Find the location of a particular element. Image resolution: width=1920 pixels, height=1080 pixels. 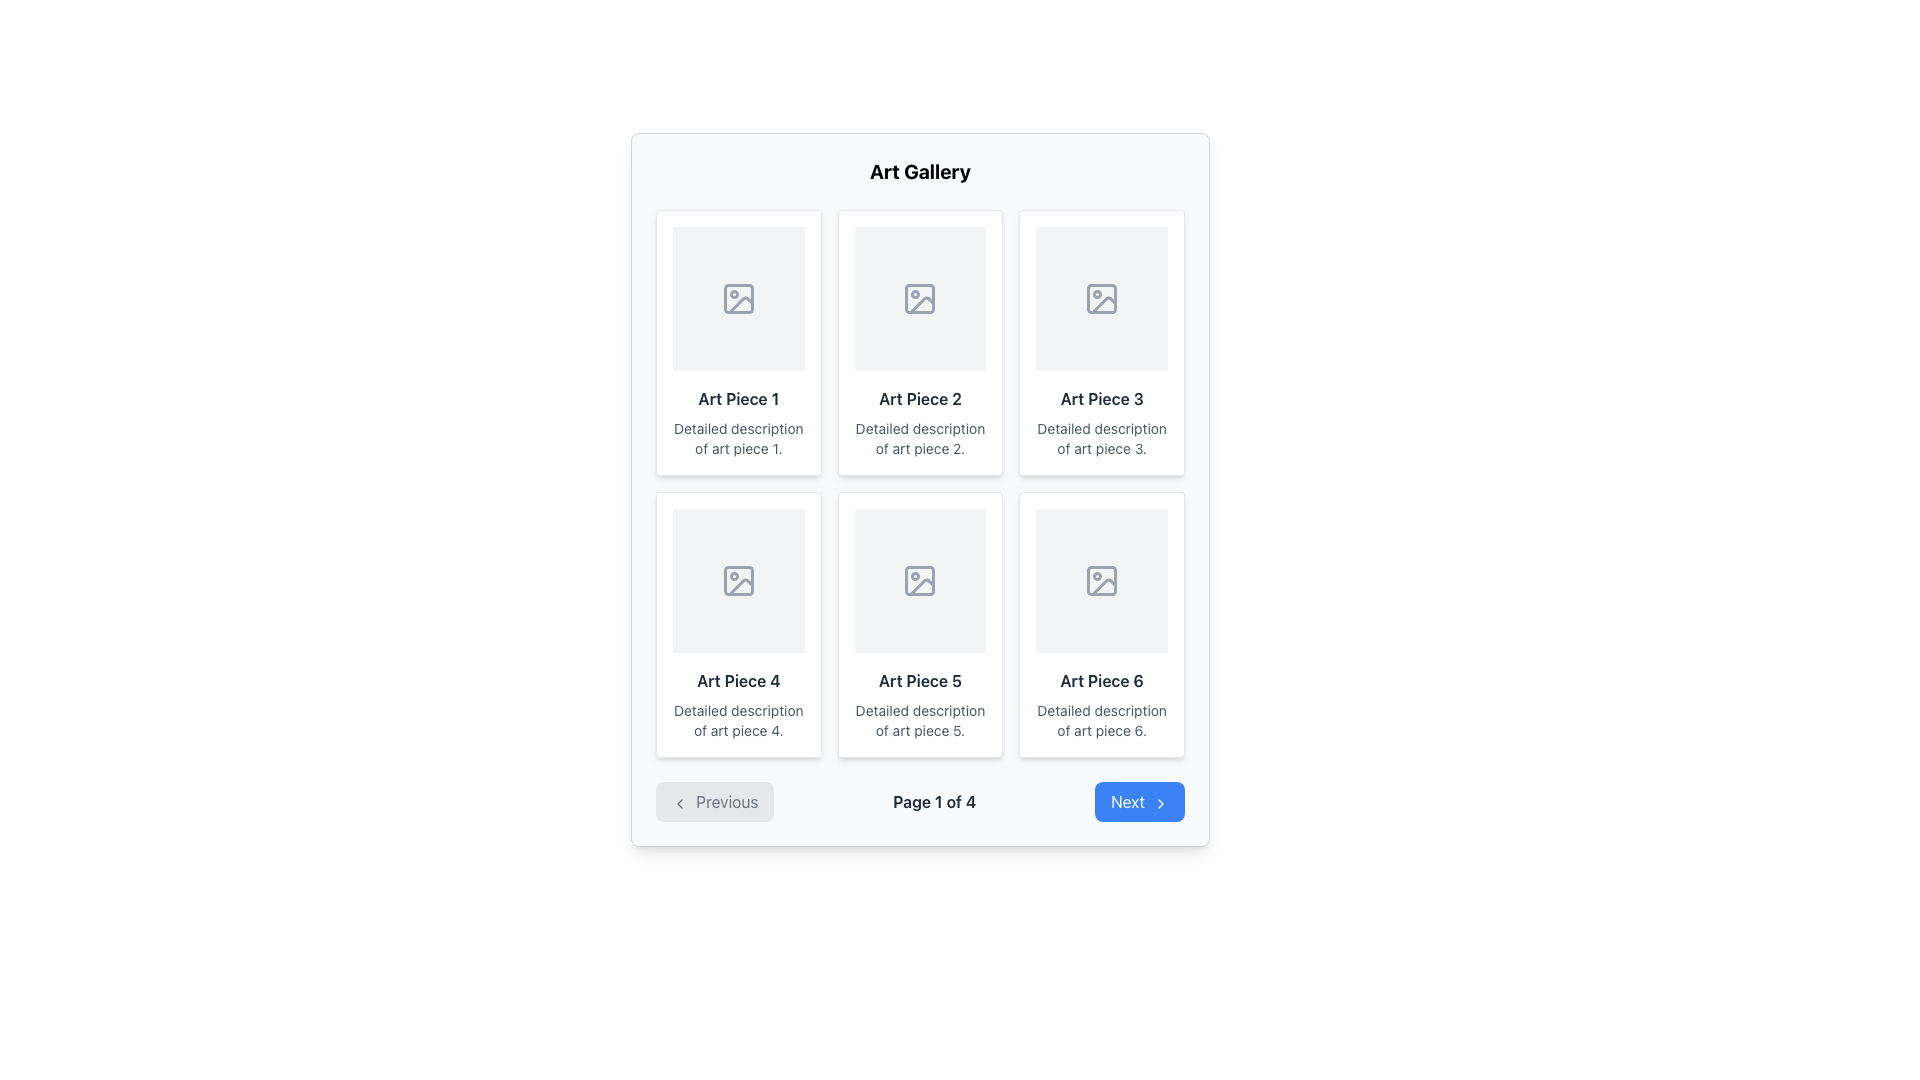

the image placeholder within the content card labeled 'Art Piece 4', which is positioned above the text 'Detailed description of art piece 4' is located at coordinates (737, 581).